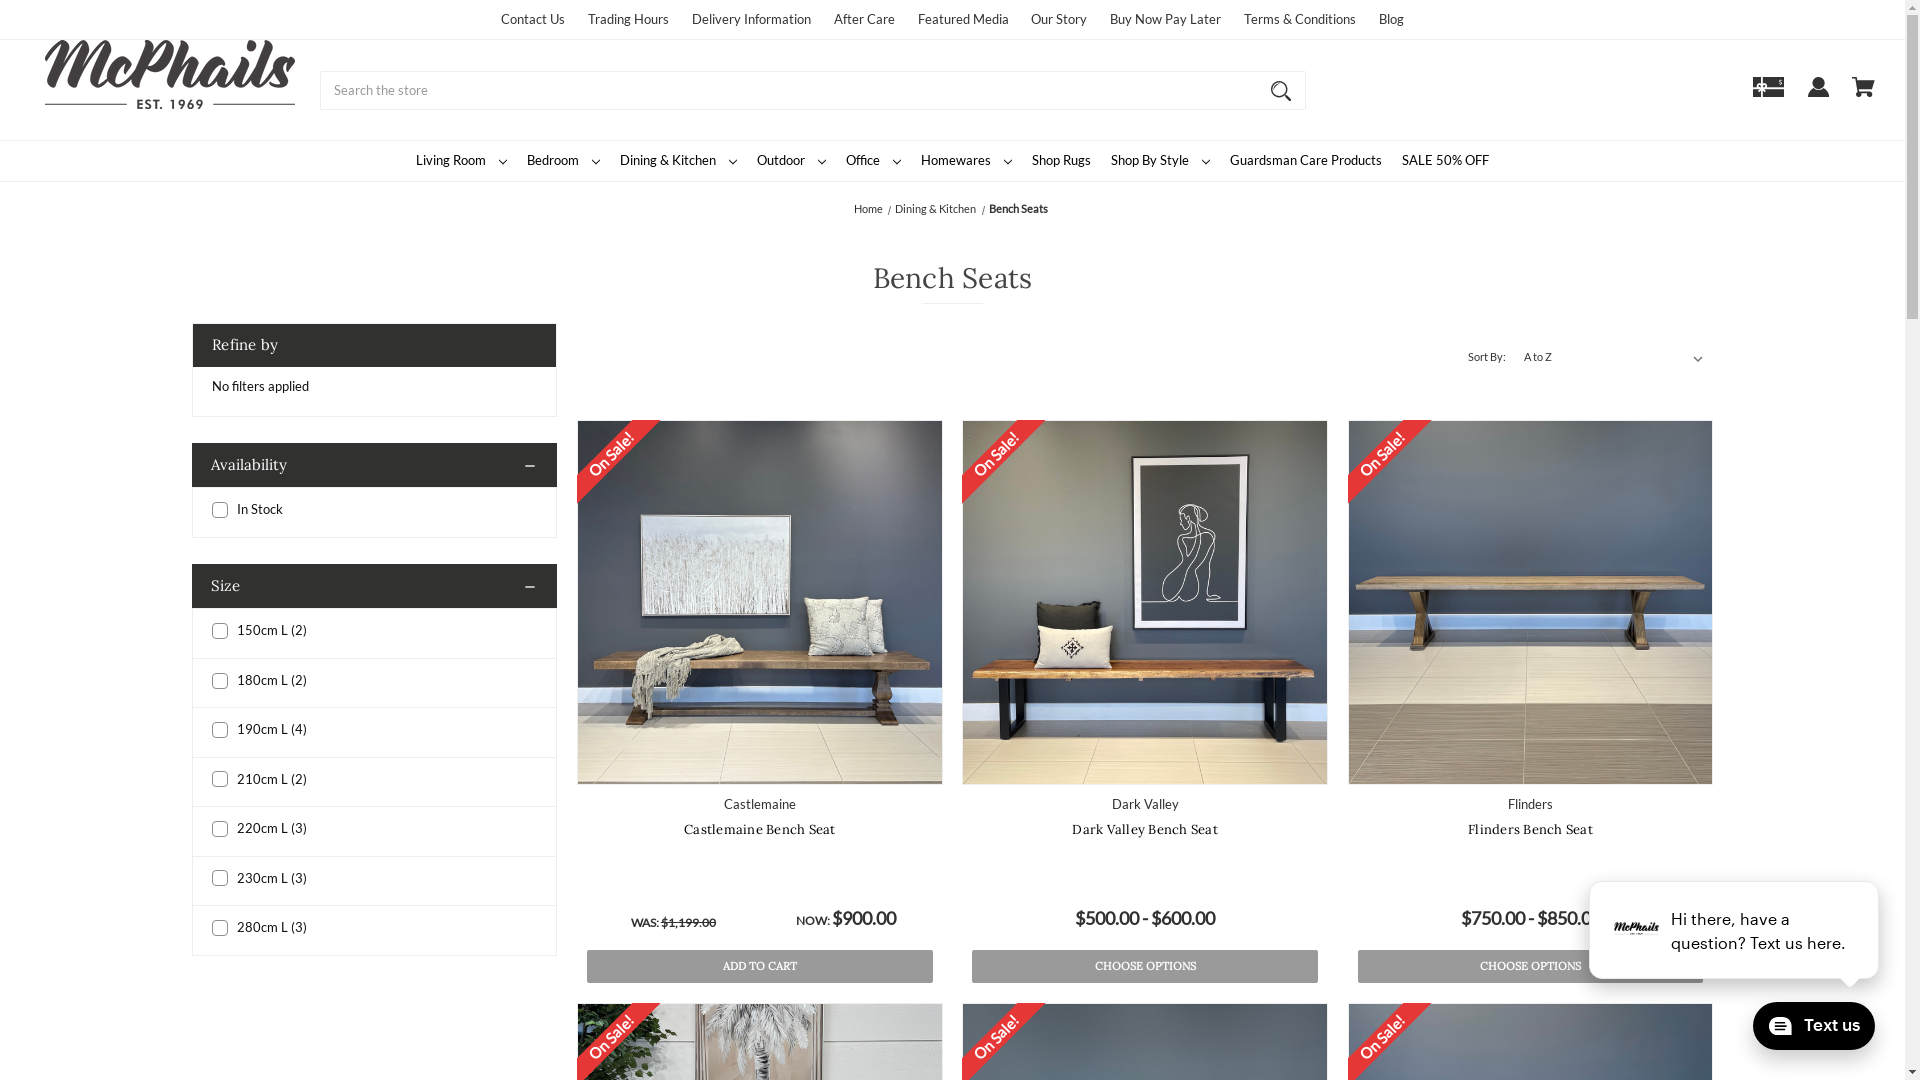 The height and width of the screenshot is (1080, 1920). I want to click on 'Home', so click(868, 208).